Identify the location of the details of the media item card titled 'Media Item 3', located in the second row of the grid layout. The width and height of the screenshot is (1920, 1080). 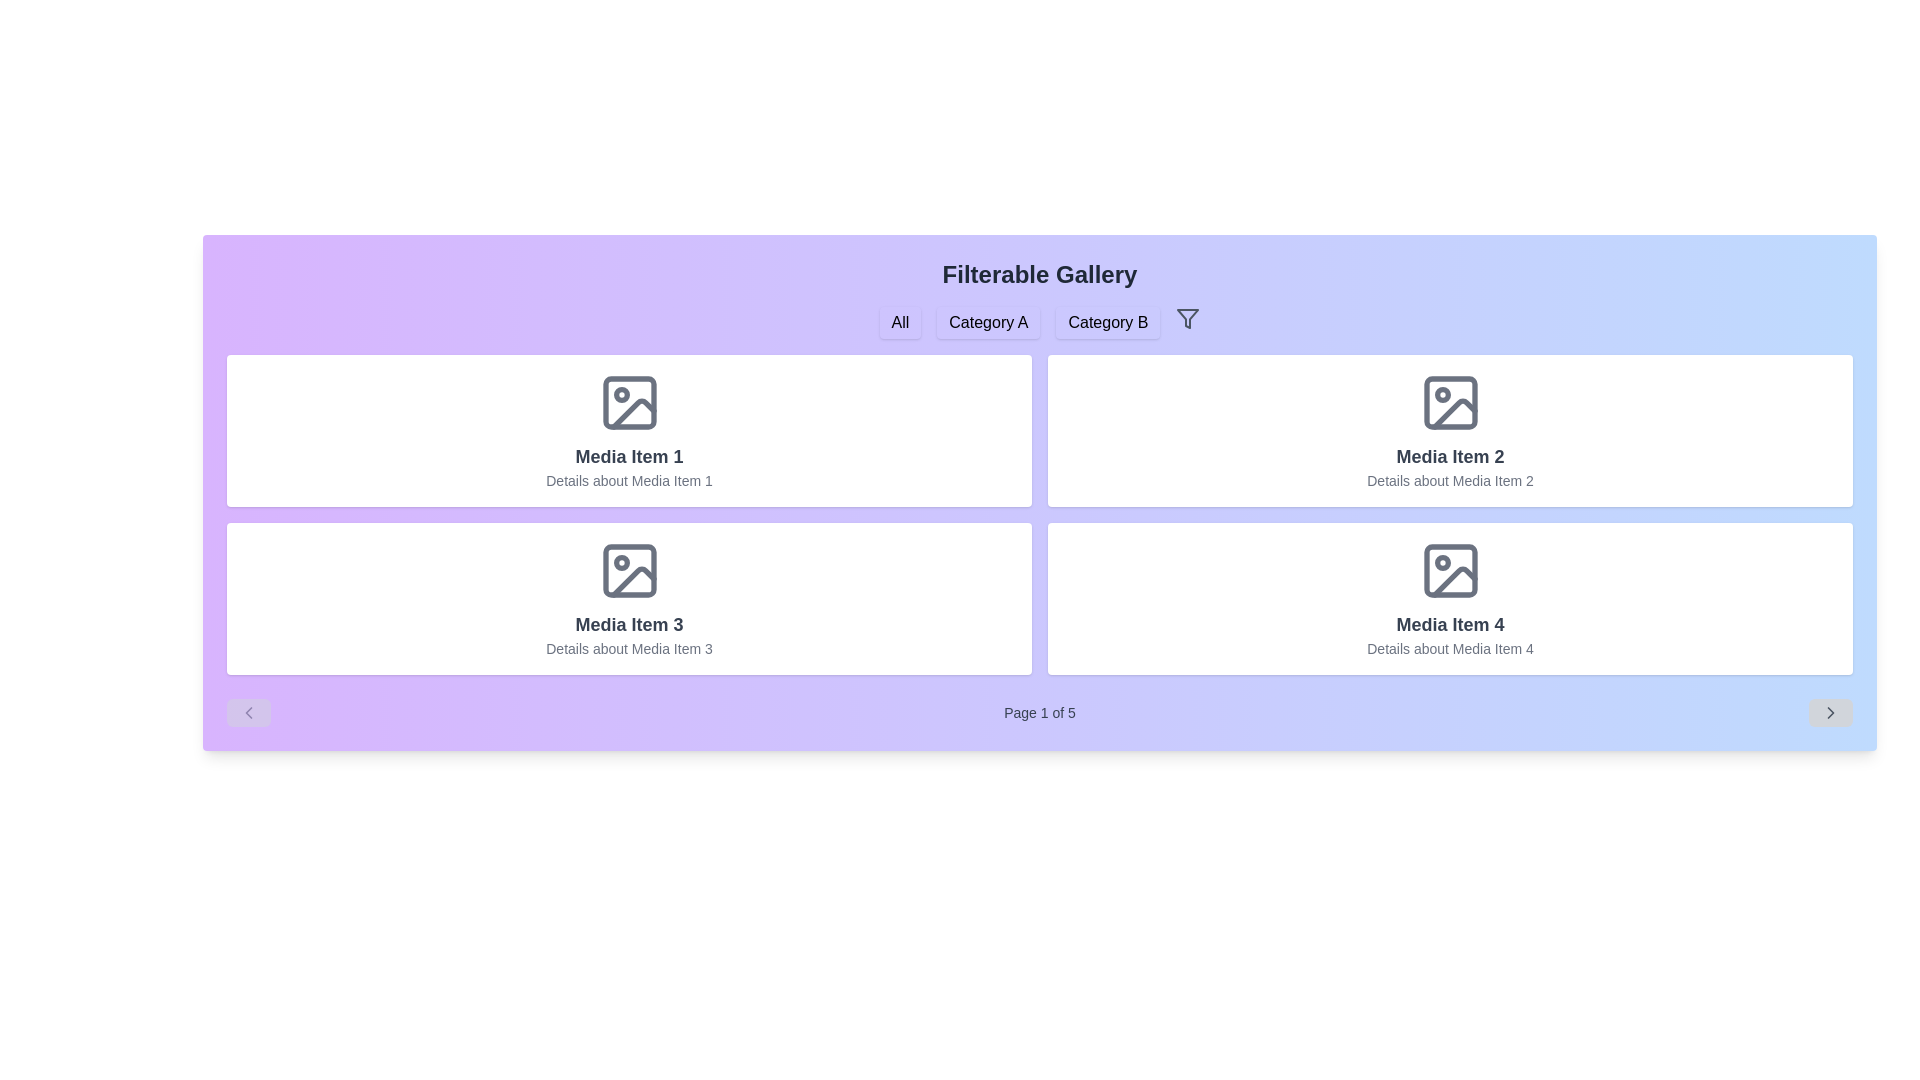
(628, 597).